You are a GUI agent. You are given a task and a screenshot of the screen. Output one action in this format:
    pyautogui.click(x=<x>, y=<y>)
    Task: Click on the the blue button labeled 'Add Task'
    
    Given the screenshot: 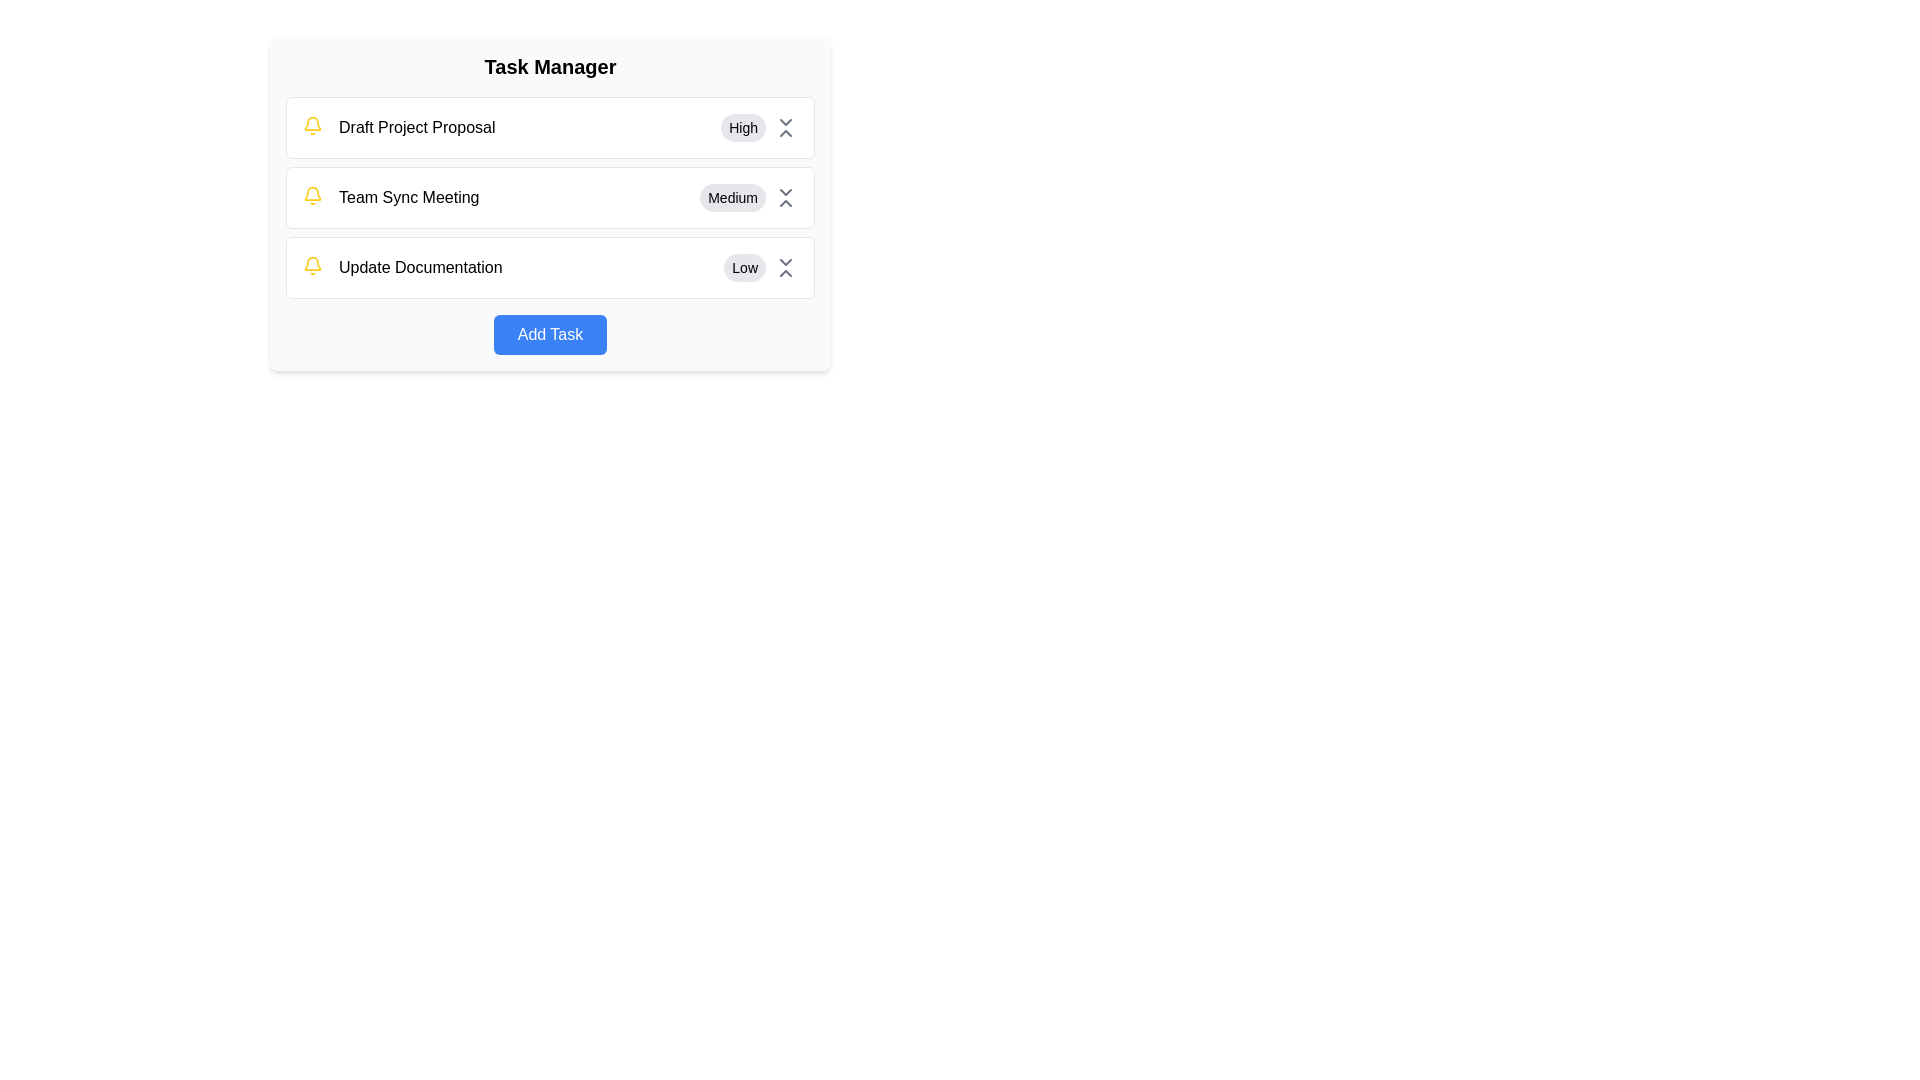 What is the action you would take?
    pyautogui.click(x=550, y=334)
    